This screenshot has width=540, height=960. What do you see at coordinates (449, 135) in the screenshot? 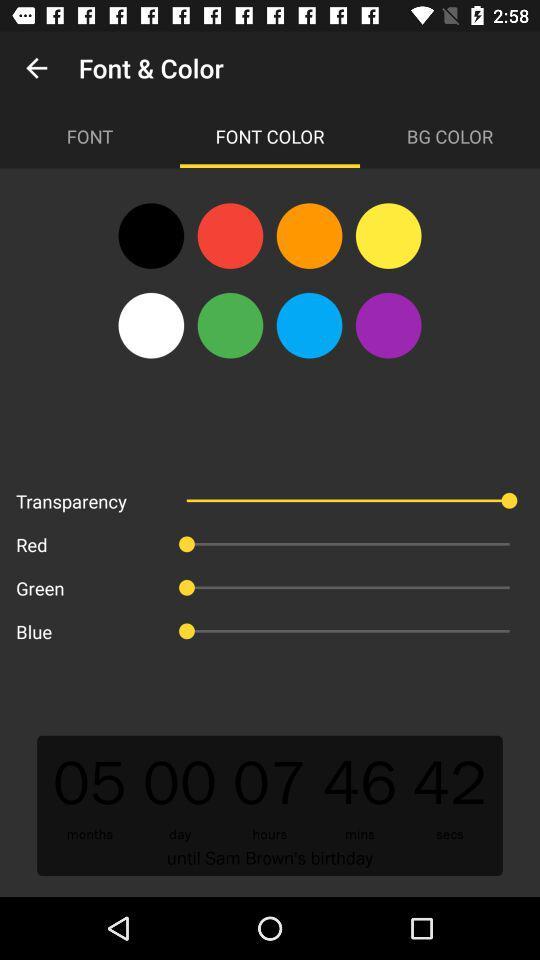
I see `item to the right of font color icon` at bounding box center [449, 135].